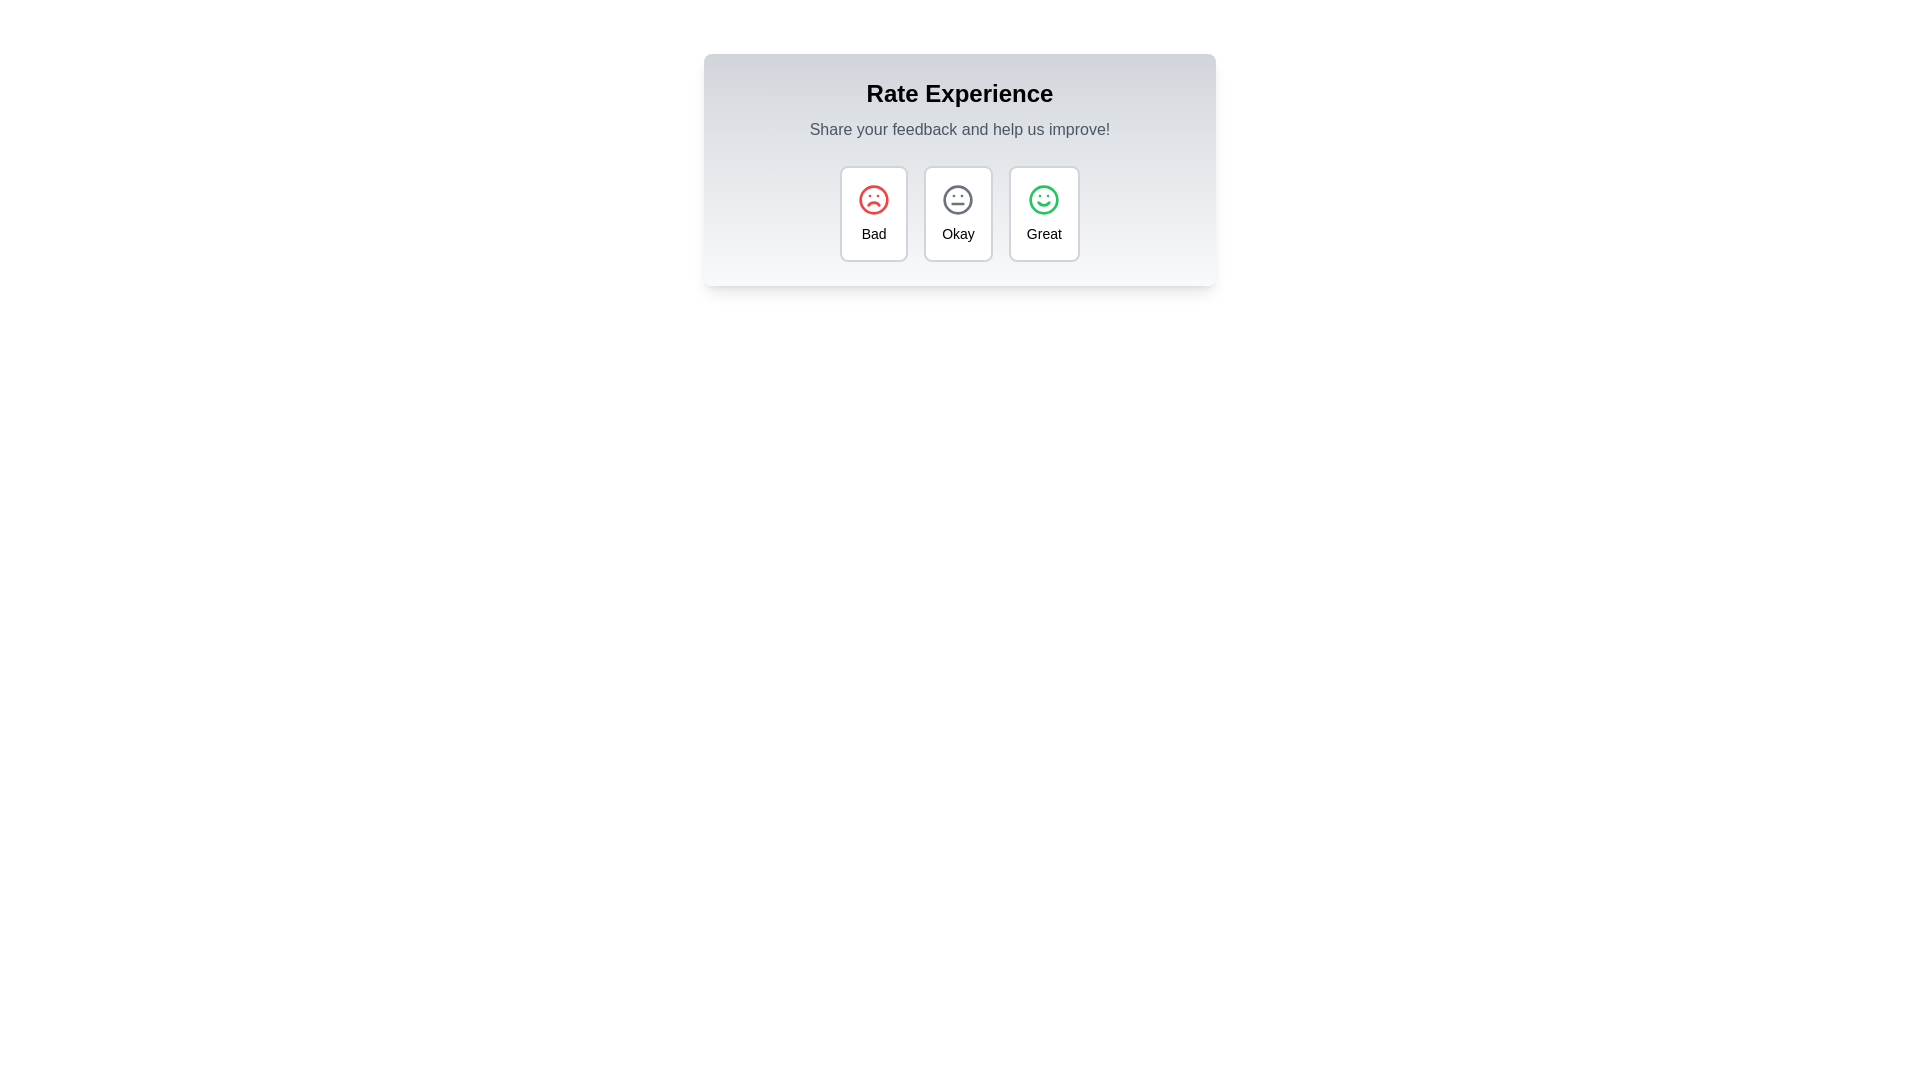 This screenshot has height=1080, width=1920. What do you see at coordinates (957, 233) in the screenshot?
I see `the 'Okay' label, which is located below a neutral face icon in the second rating option of a horizontal layout` at bounding box center [957, 233].